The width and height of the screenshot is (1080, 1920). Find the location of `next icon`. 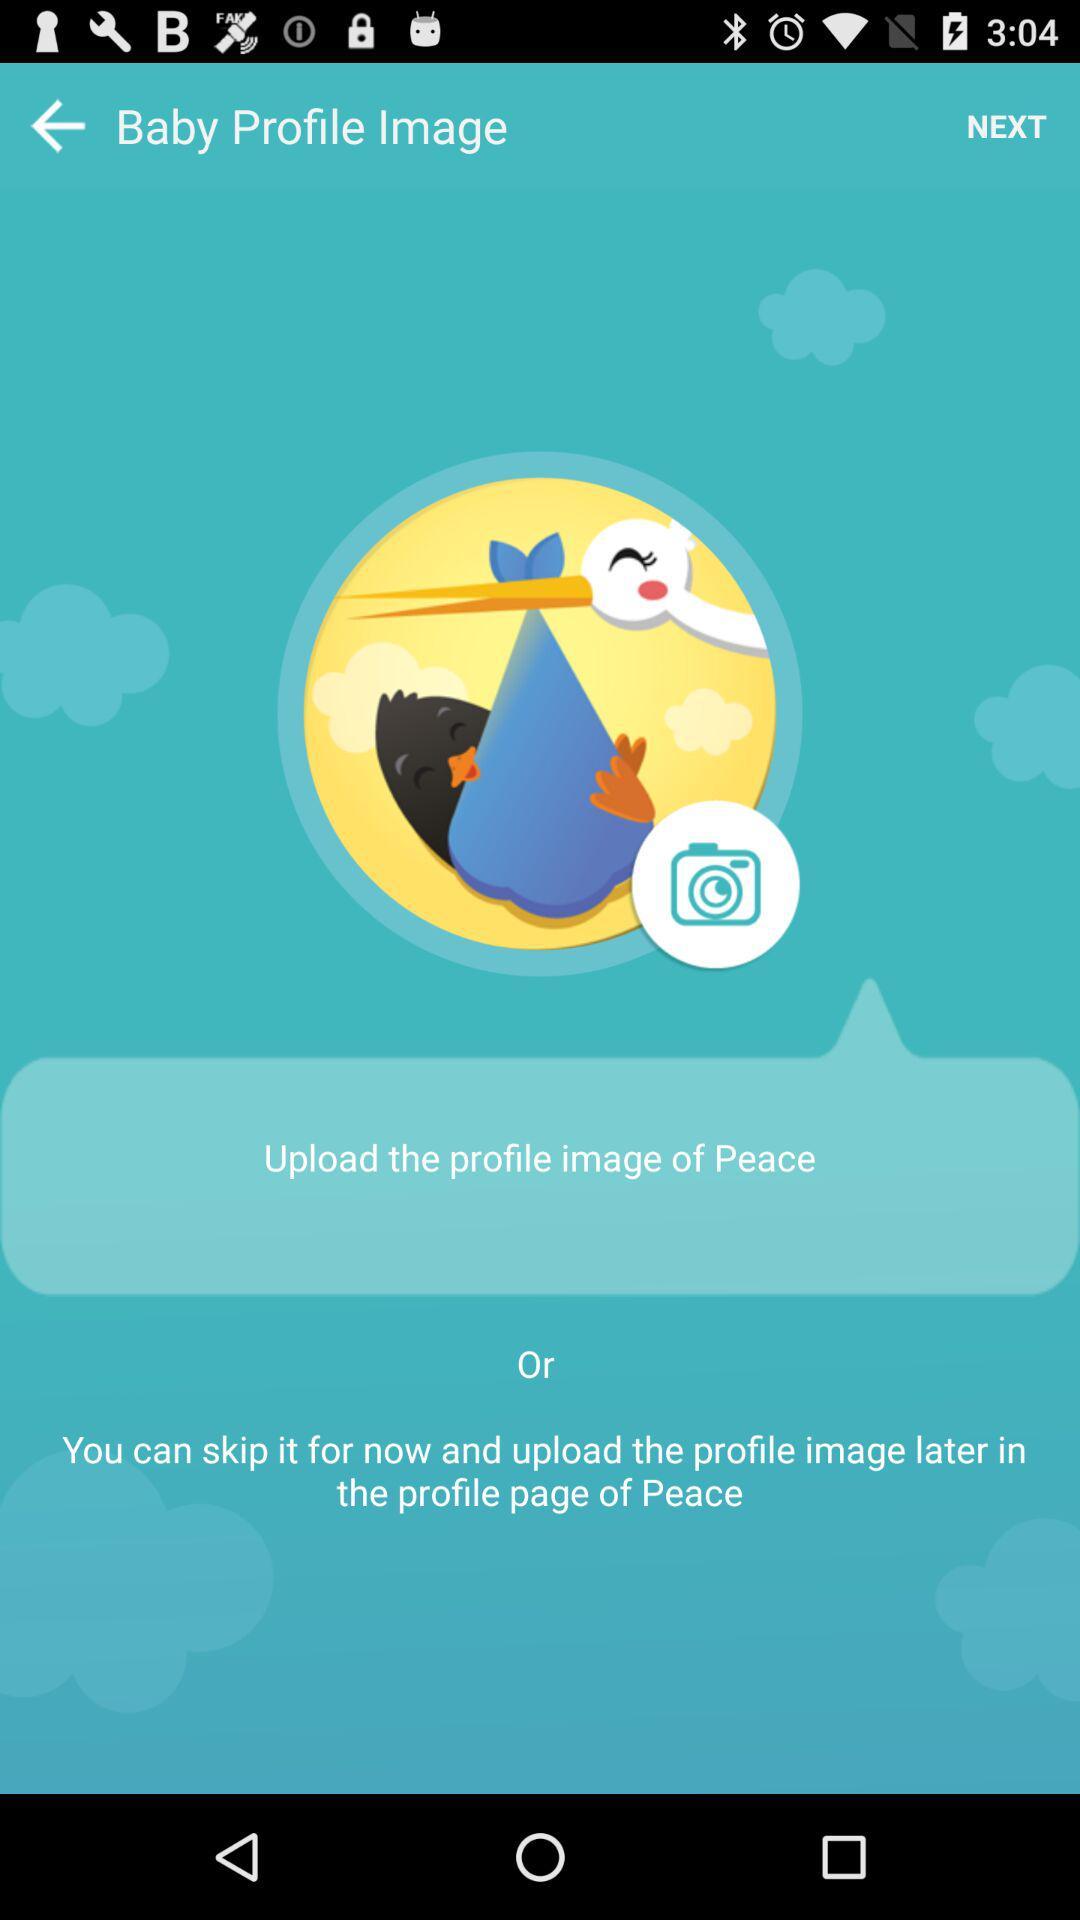

next icon is located at coordinates (1006, 124).